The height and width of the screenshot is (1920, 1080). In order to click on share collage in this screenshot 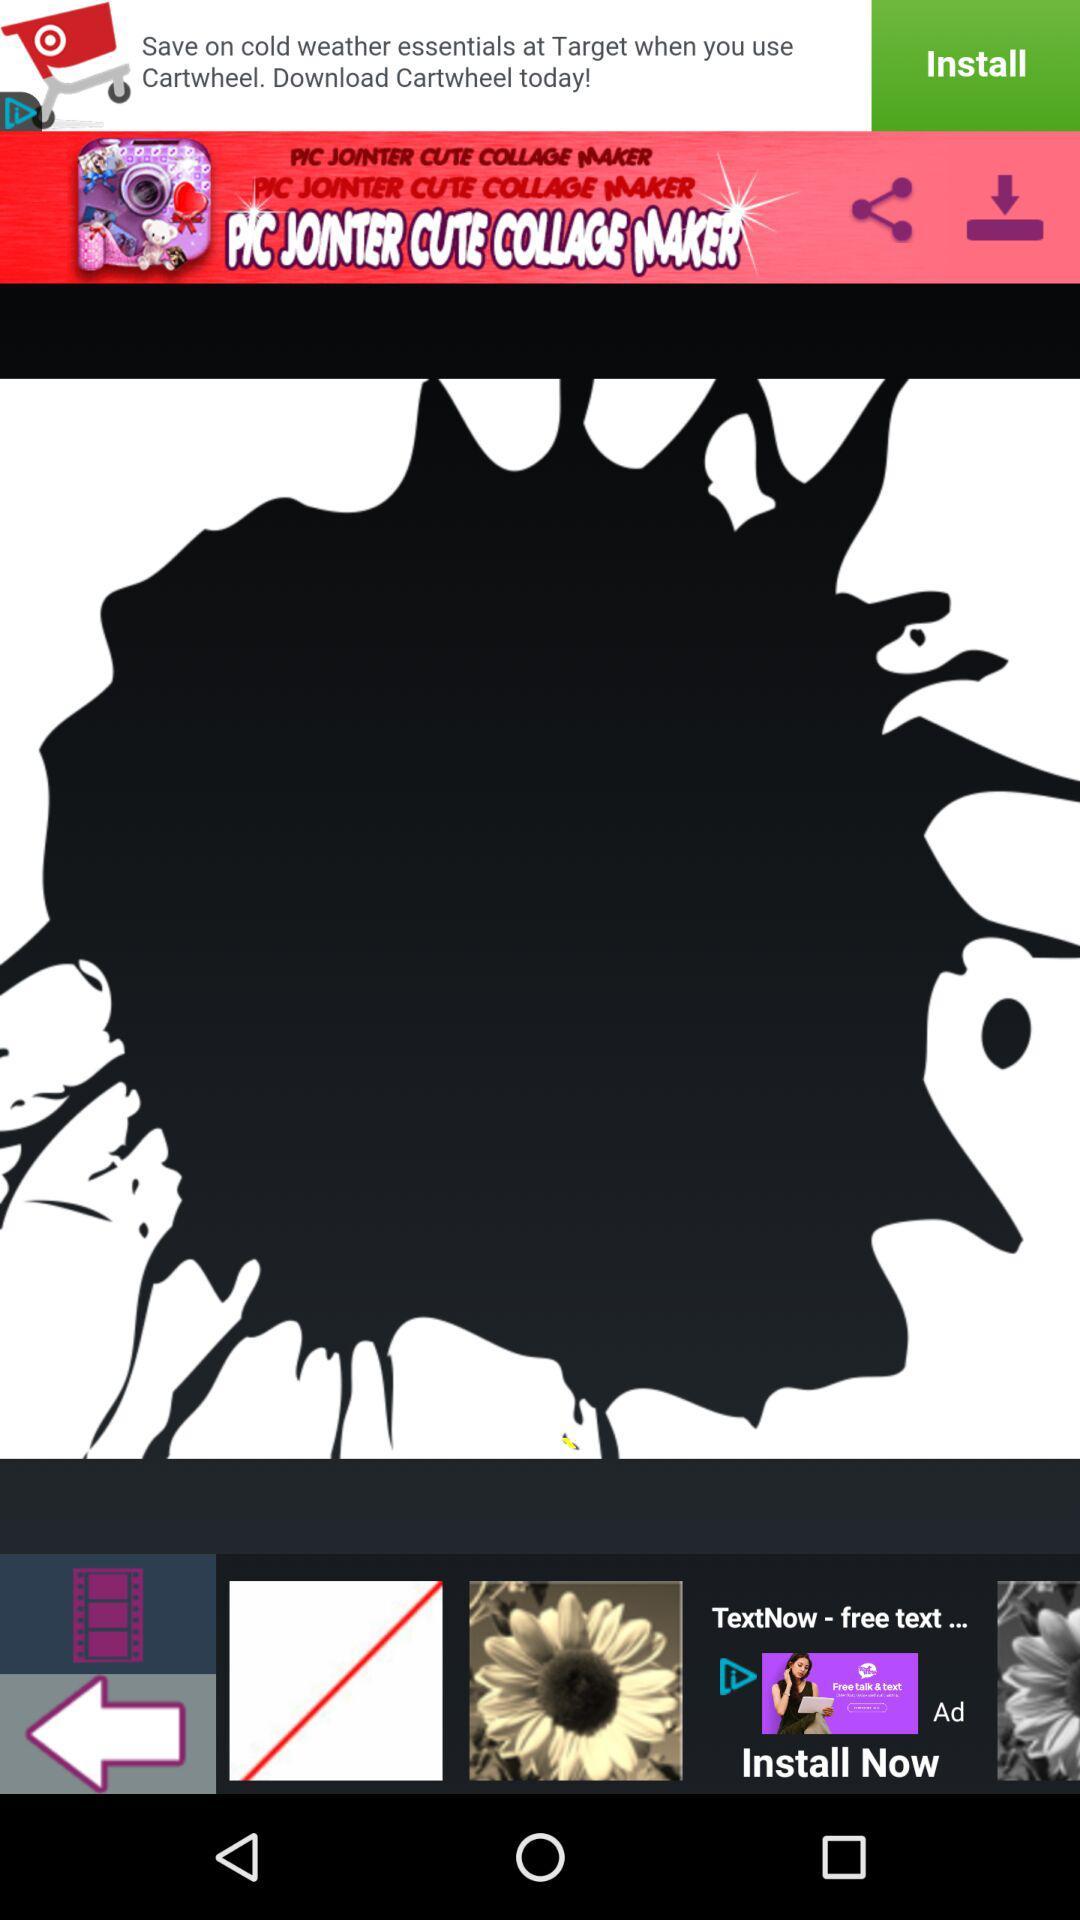, I will do `click(880, 206)`.